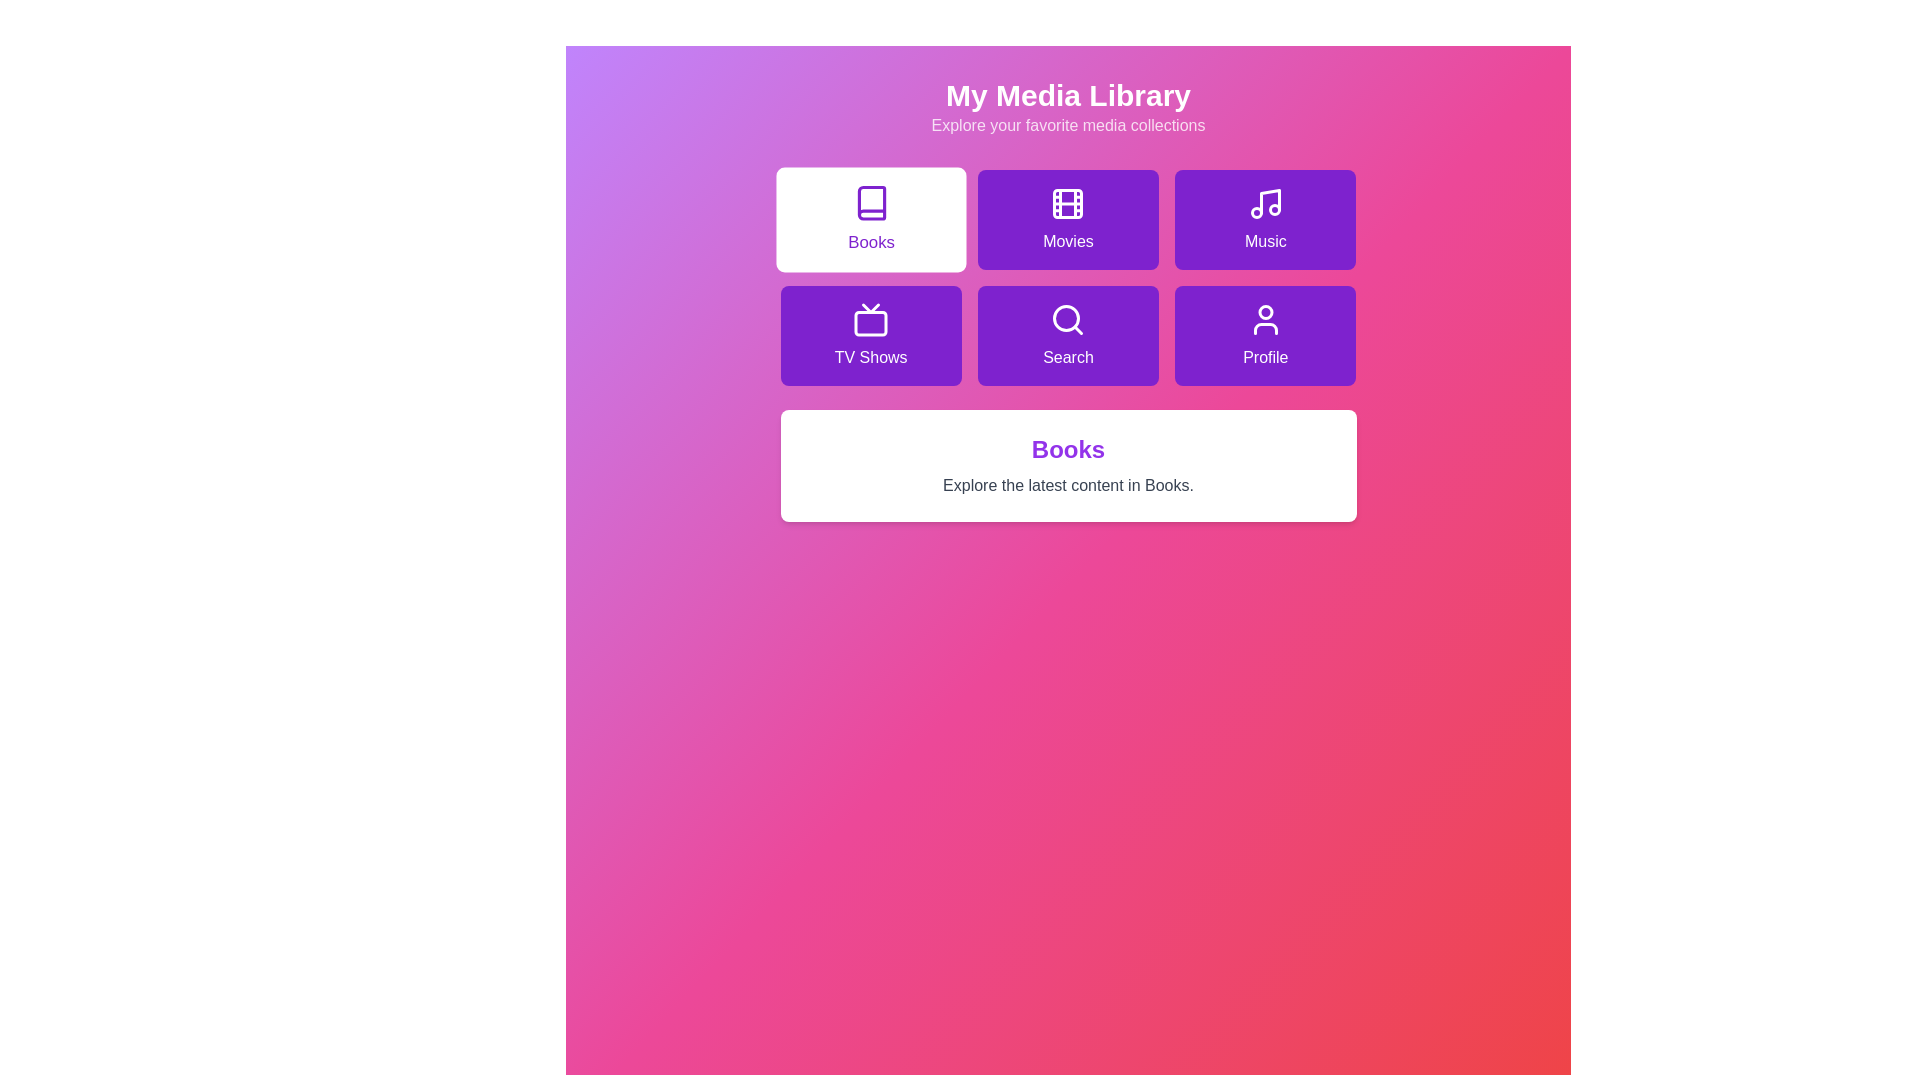  Describe the element at coordinates (871, 203) in the screenshot. I see `the stylized book icon representing the 'Books' category located in the upper left section of the grid interface` at that location.